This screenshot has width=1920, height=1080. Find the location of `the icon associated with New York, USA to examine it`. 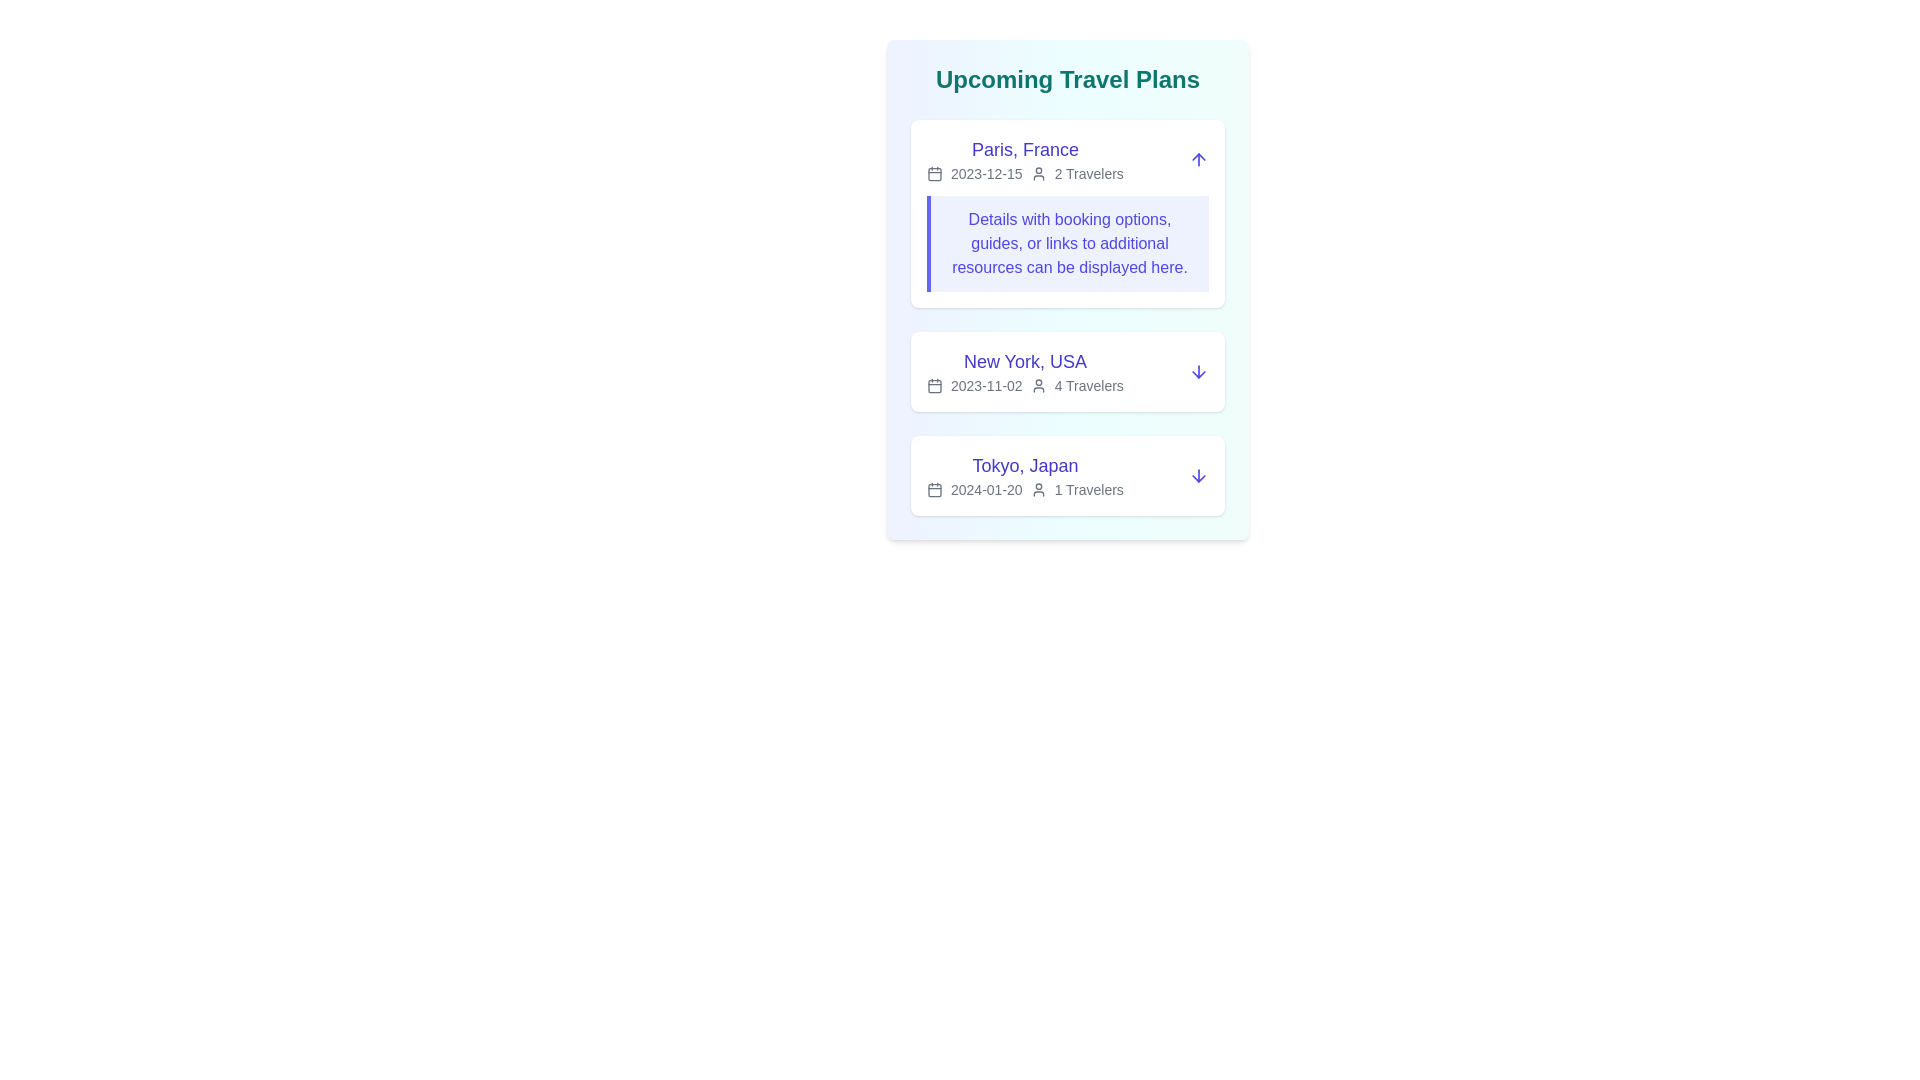

the icon associated with New York, USA to examine it is located at coordinates (934, 385).